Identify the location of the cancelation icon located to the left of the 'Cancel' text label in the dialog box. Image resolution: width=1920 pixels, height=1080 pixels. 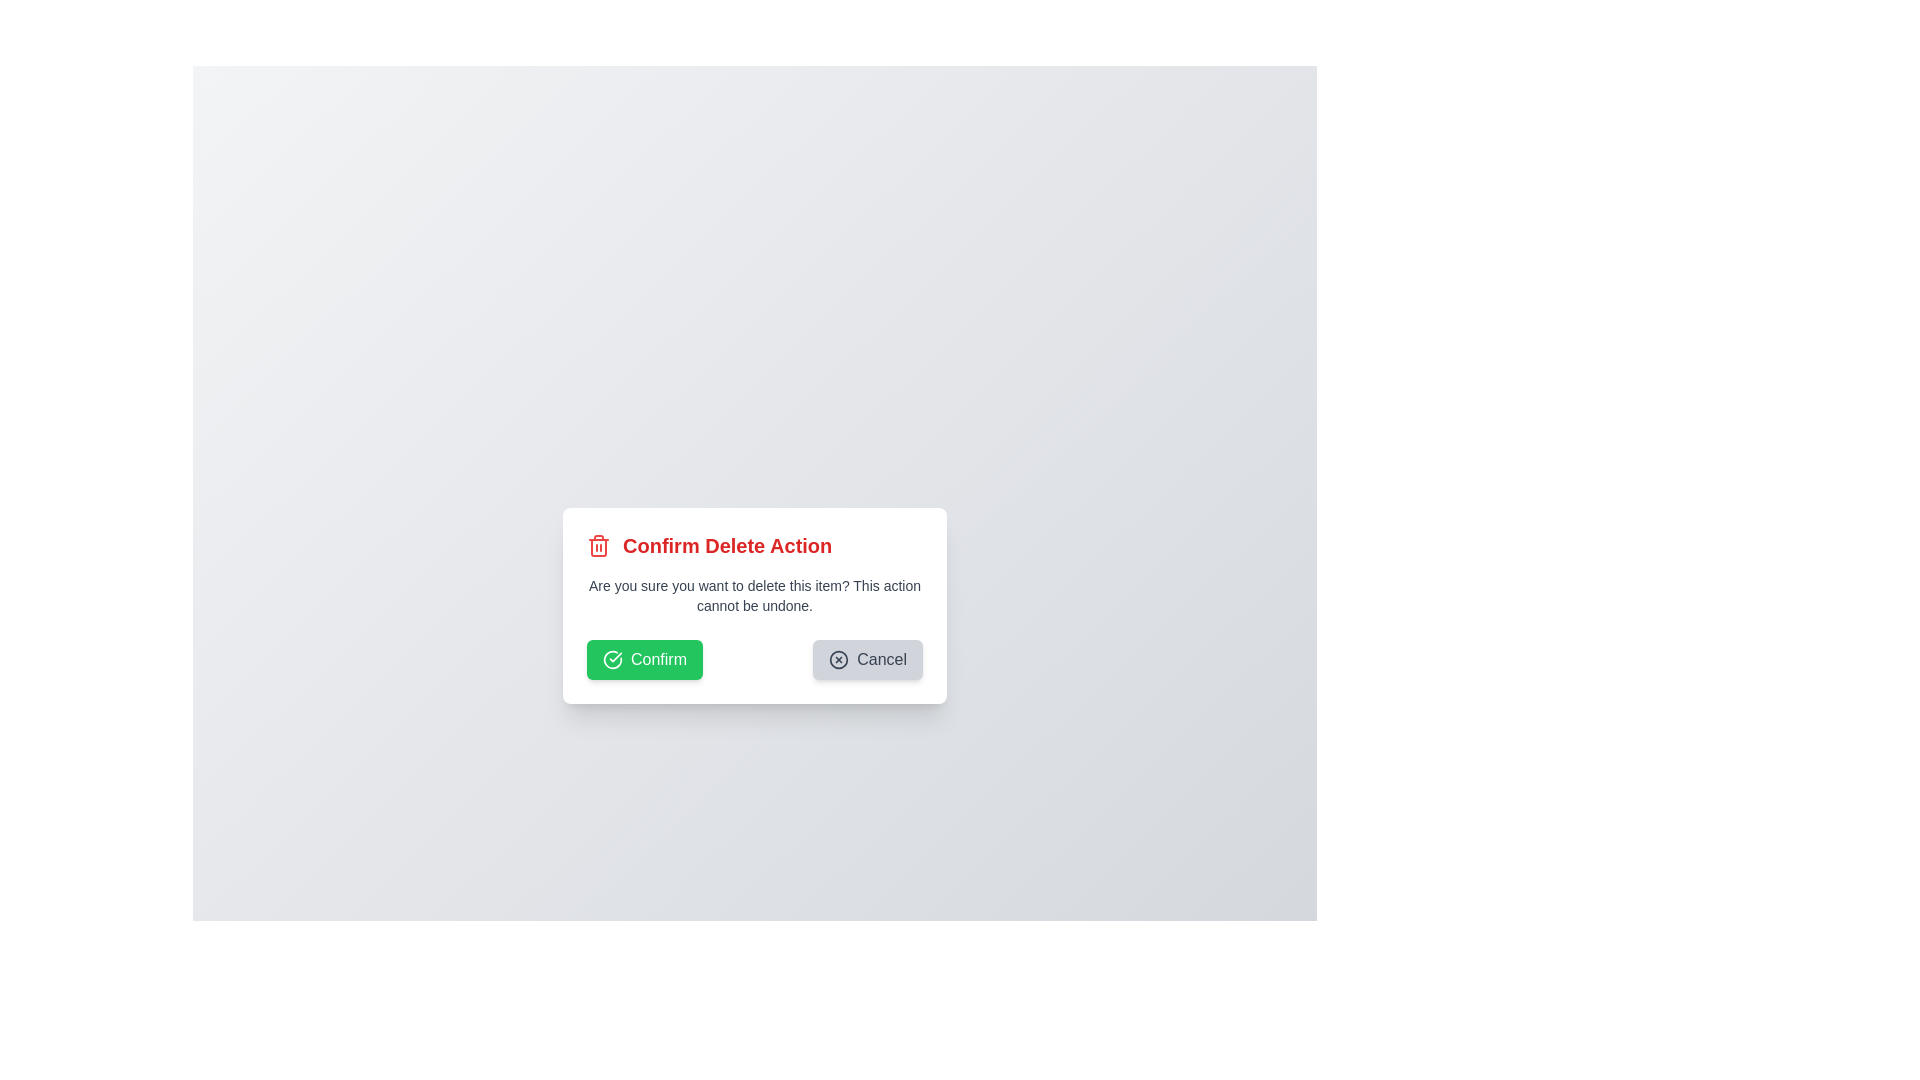
(839, 659).